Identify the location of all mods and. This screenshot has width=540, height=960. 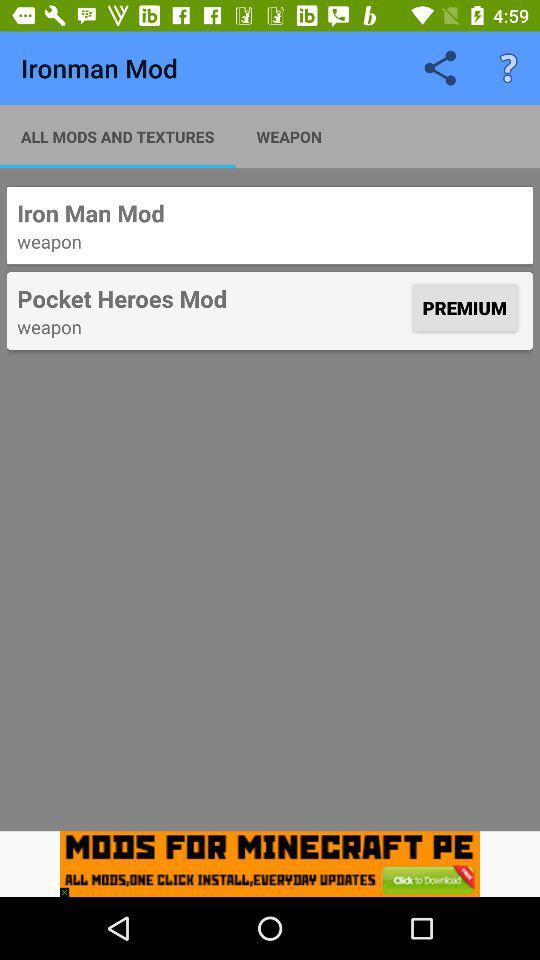
(117, 135).